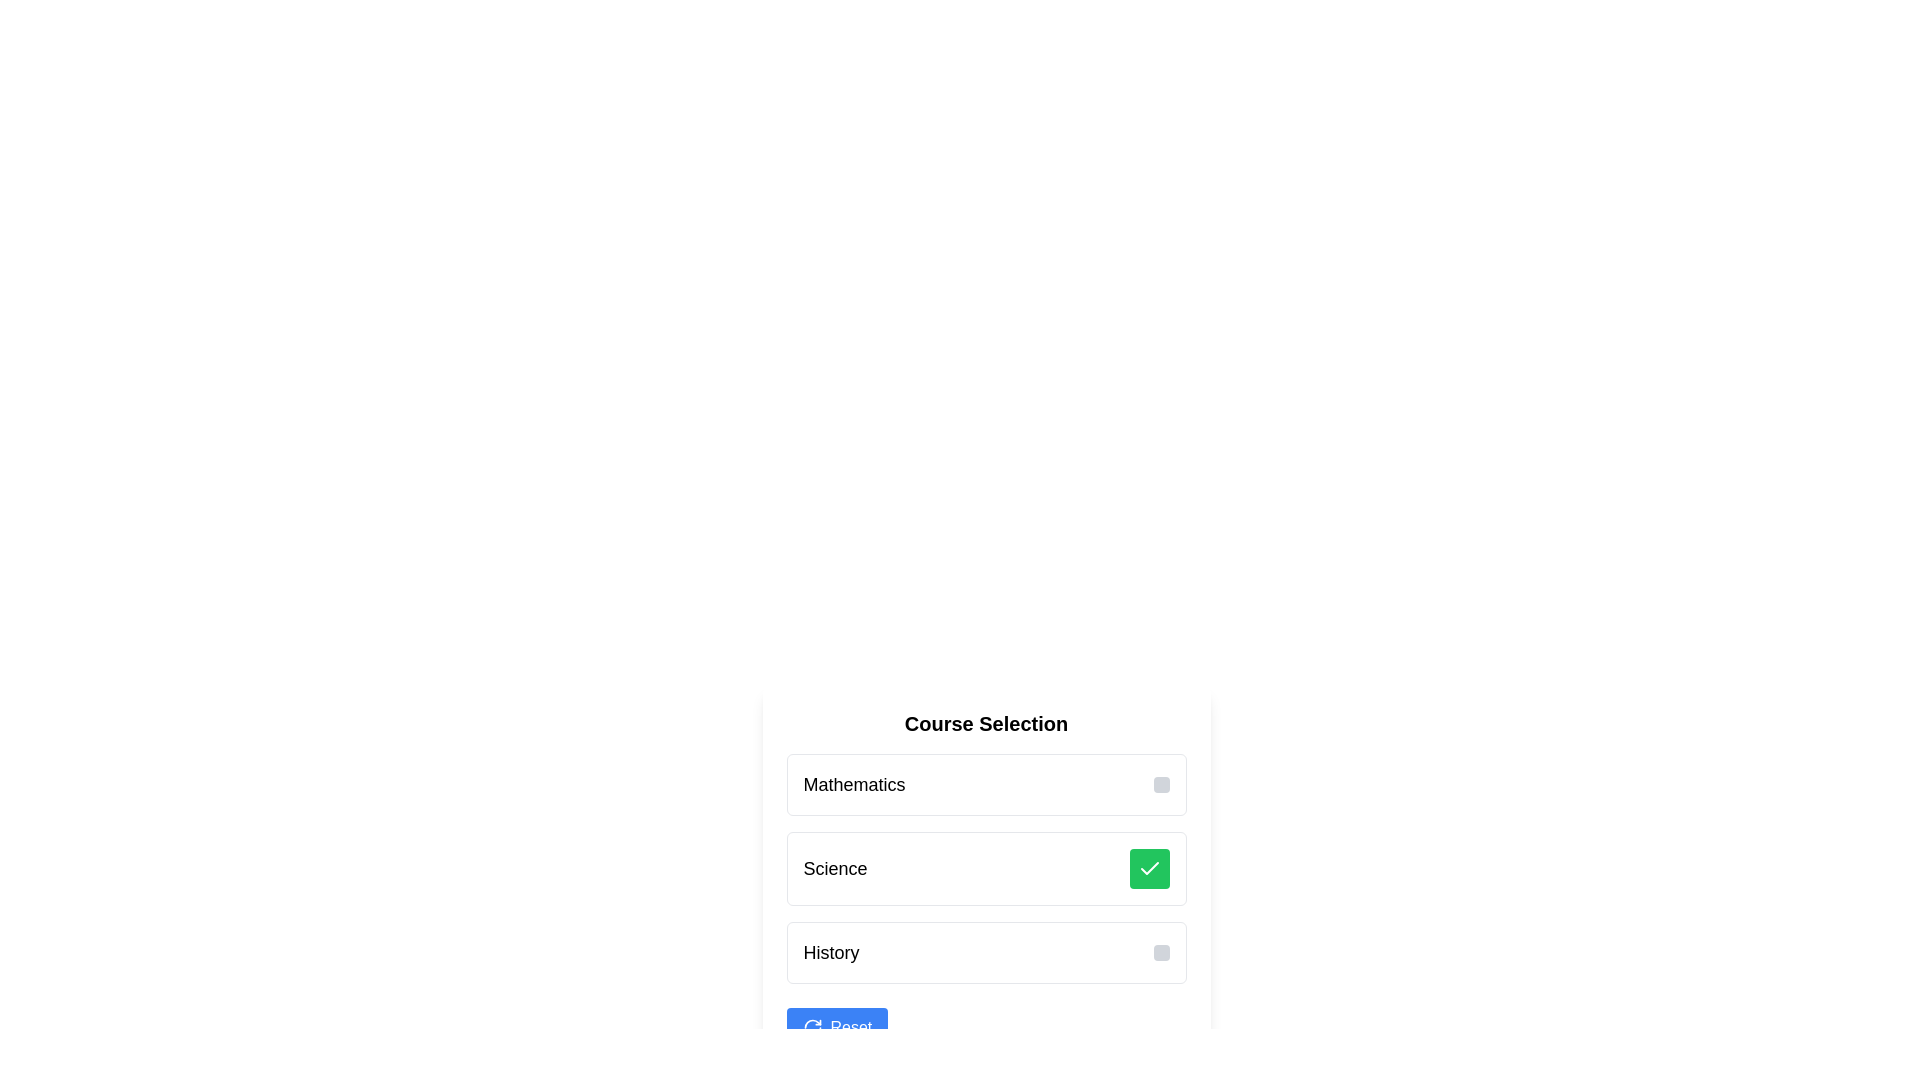 The width and height of the screenshot is (1920, 1080). I want to click on the 'Science' text label, which serves as a title for the selectable category within the list, positioned between 'Mathematics' and 'History', so click(835, 867).